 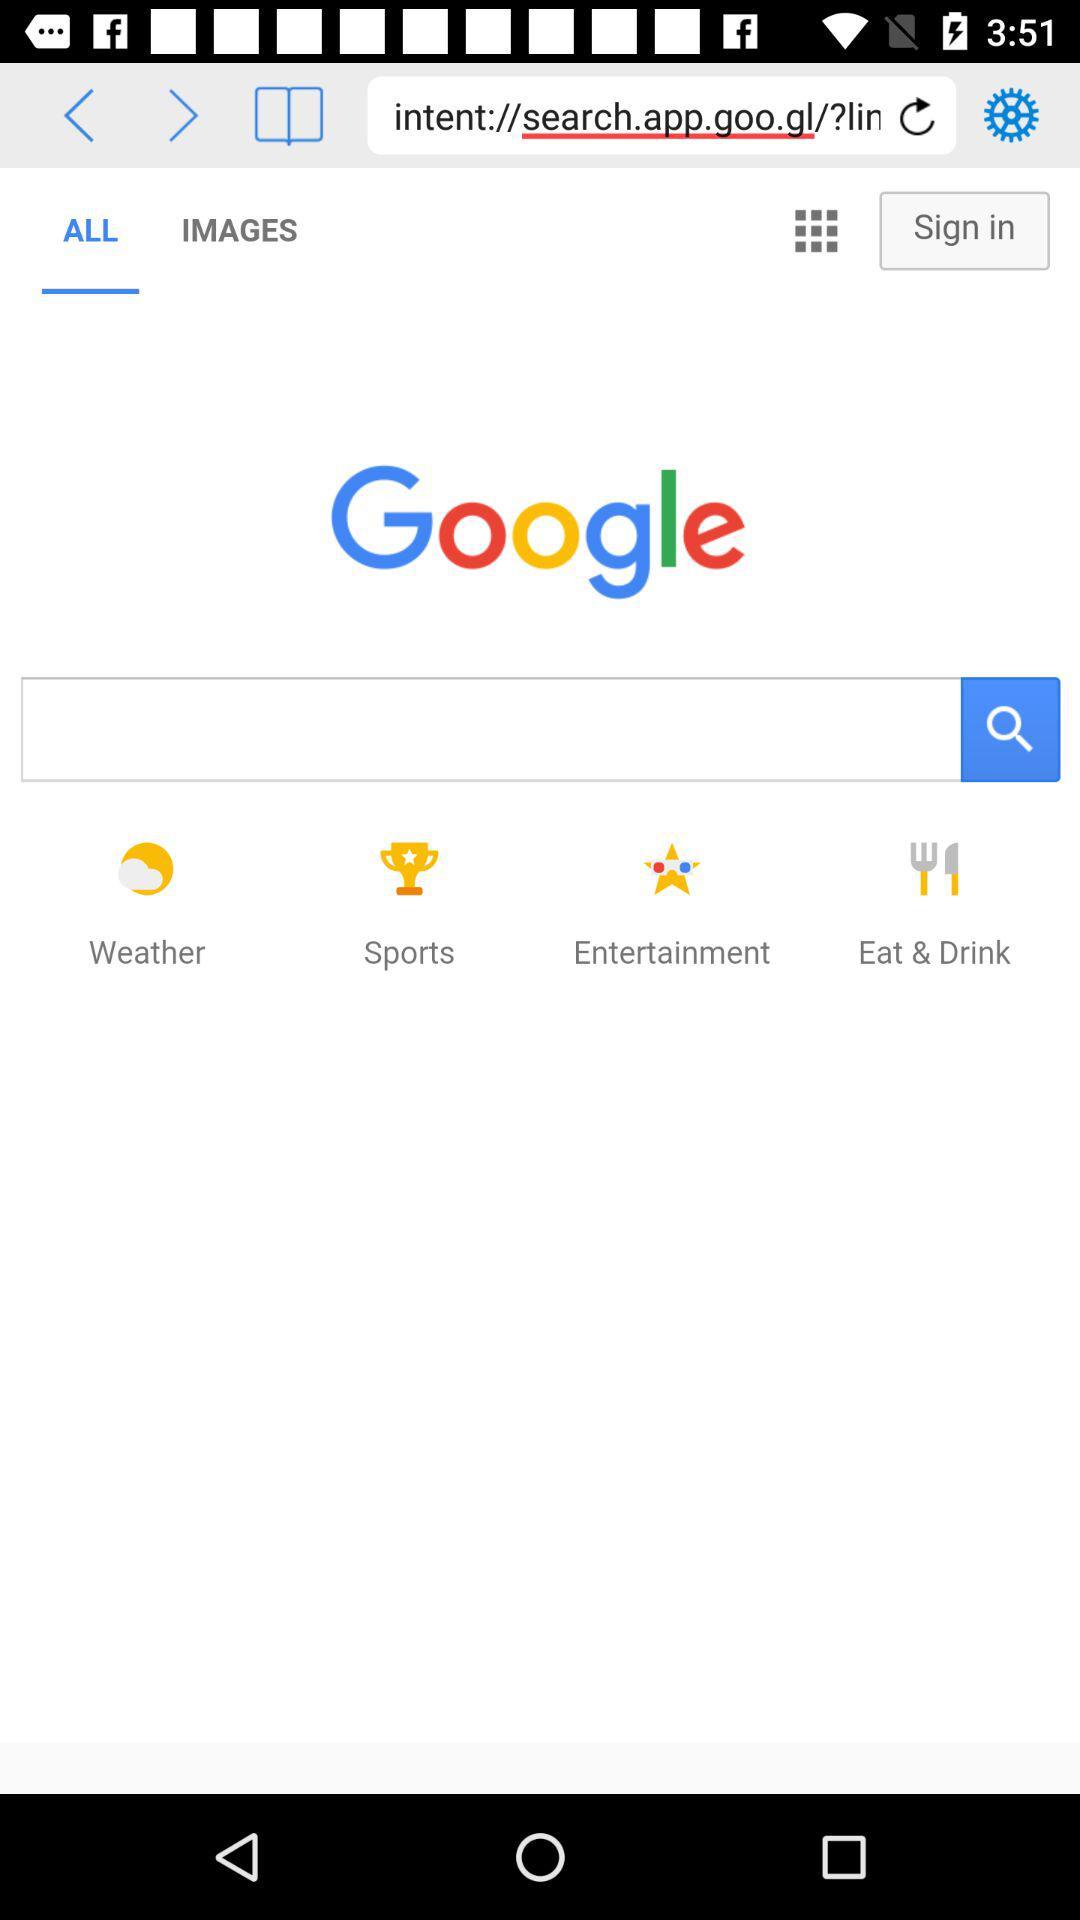 What do you see at coordinates (288, 114) in the screenshot?
I see `the book icon` at bounding box center [288, 114].